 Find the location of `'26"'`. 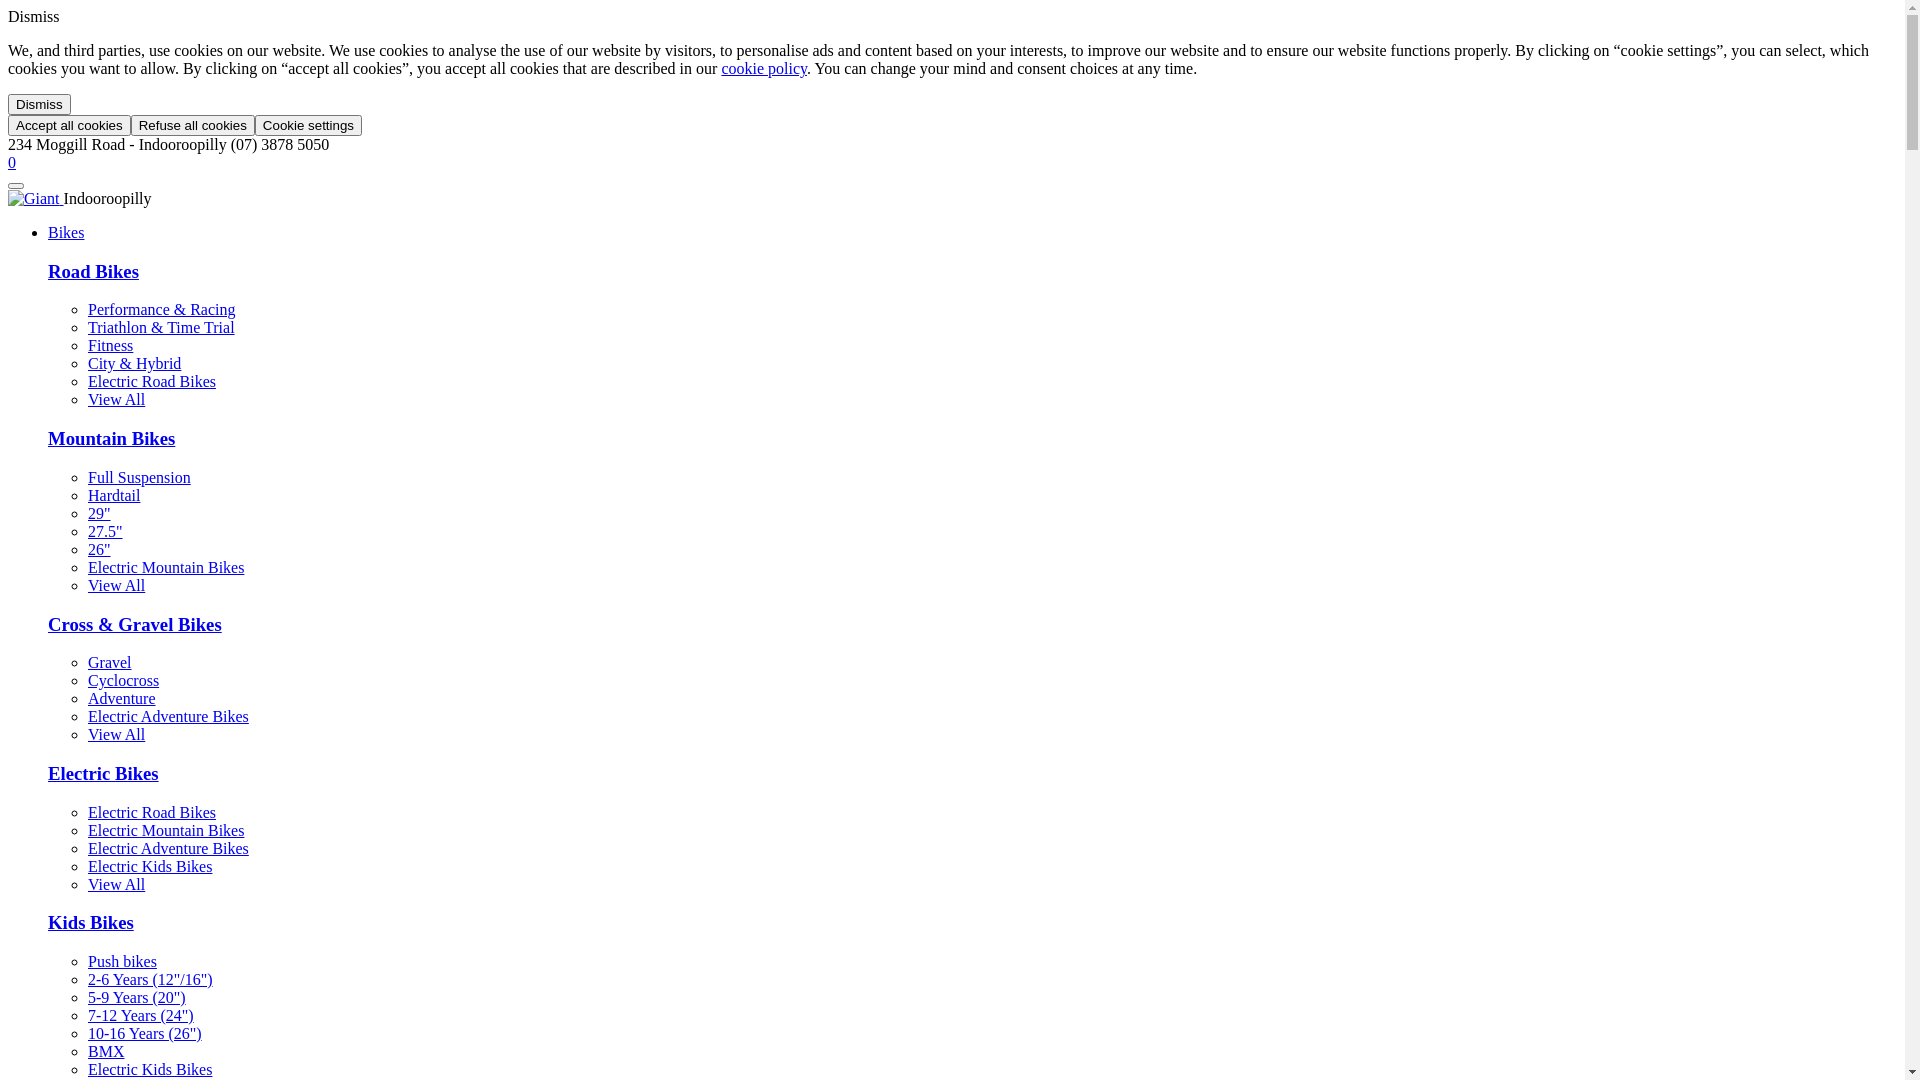

'26"' is located at coordinates (98, 549).